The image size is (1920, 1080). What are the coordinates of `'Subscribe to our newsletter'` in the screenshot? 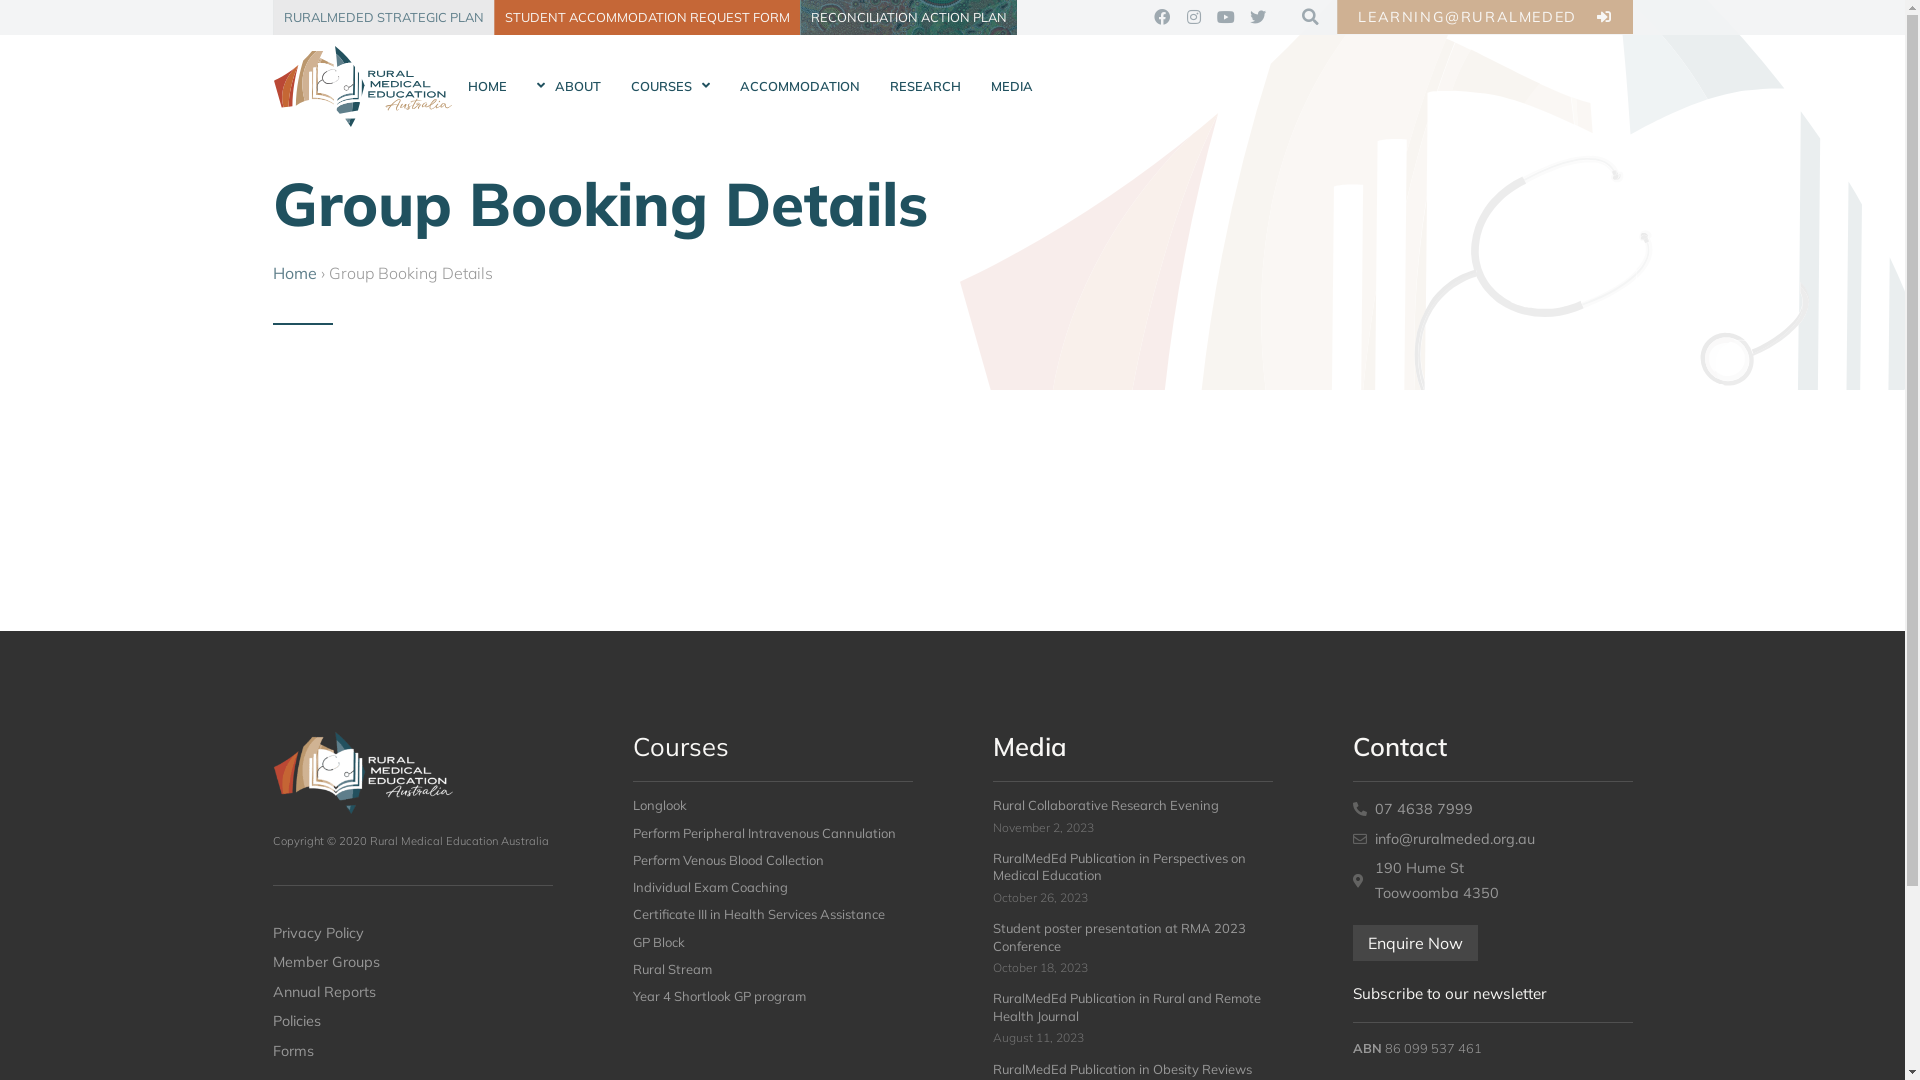 It's located at (1449, 993).